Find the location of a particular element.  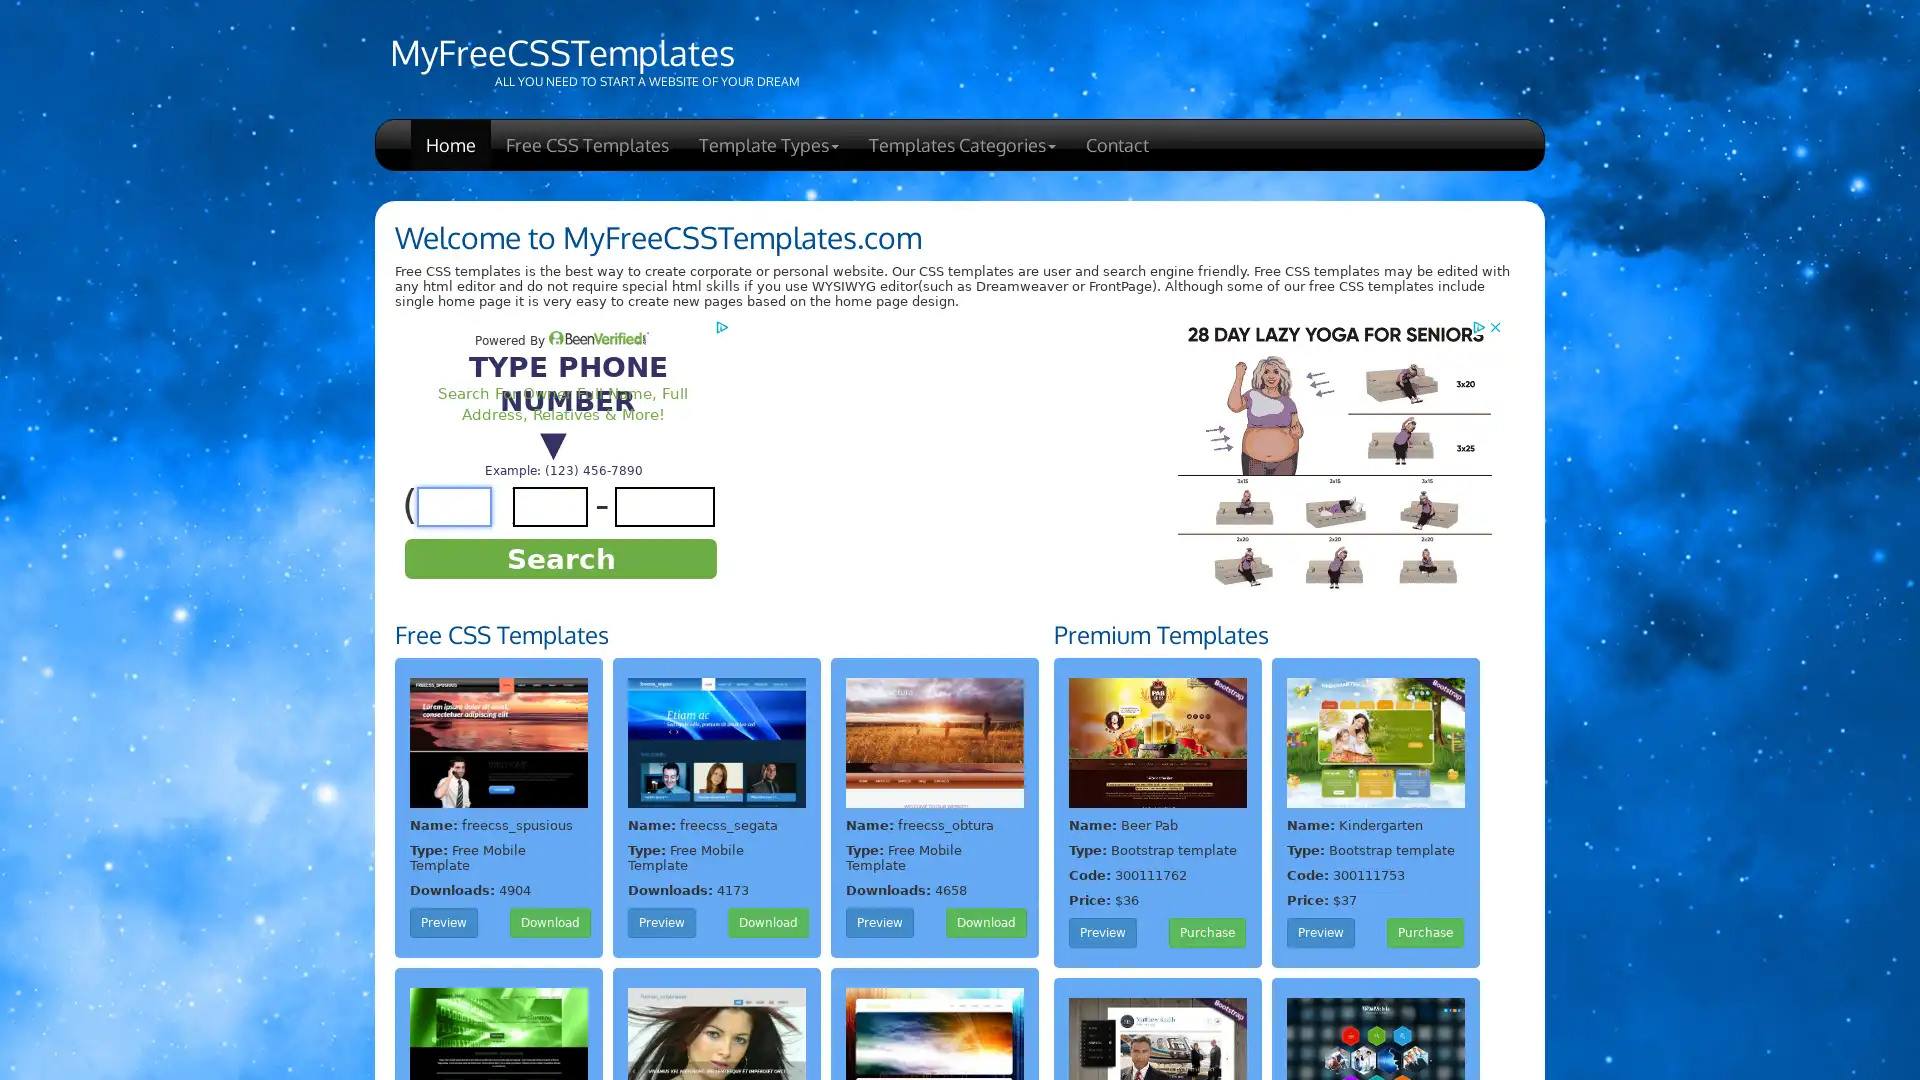

Preview is located at coordinates (662, 922).